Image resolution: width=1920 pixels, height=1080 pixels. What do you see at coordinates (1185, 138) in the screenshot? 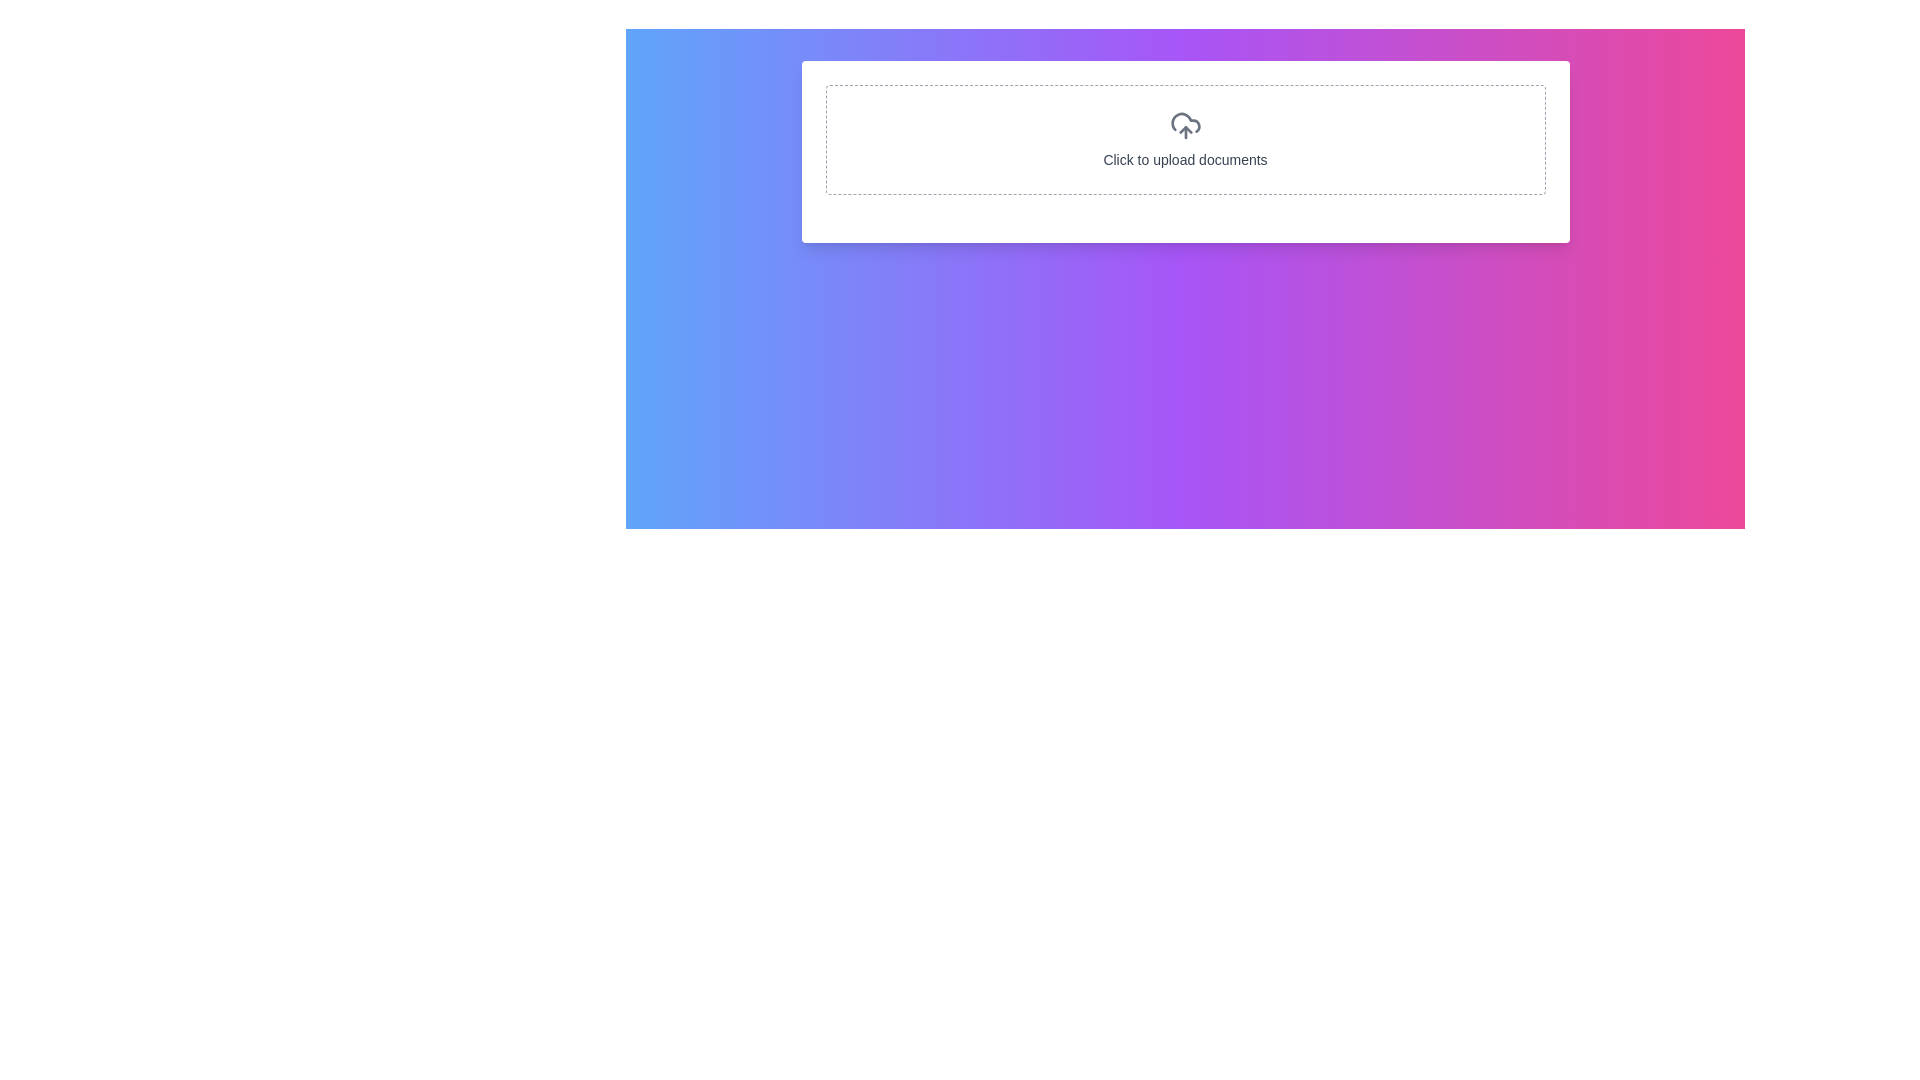
I see `the clickable area labeled 'Click to upload documents' which features a dashed border and an upload icon` at bounding box center [1185, 138].